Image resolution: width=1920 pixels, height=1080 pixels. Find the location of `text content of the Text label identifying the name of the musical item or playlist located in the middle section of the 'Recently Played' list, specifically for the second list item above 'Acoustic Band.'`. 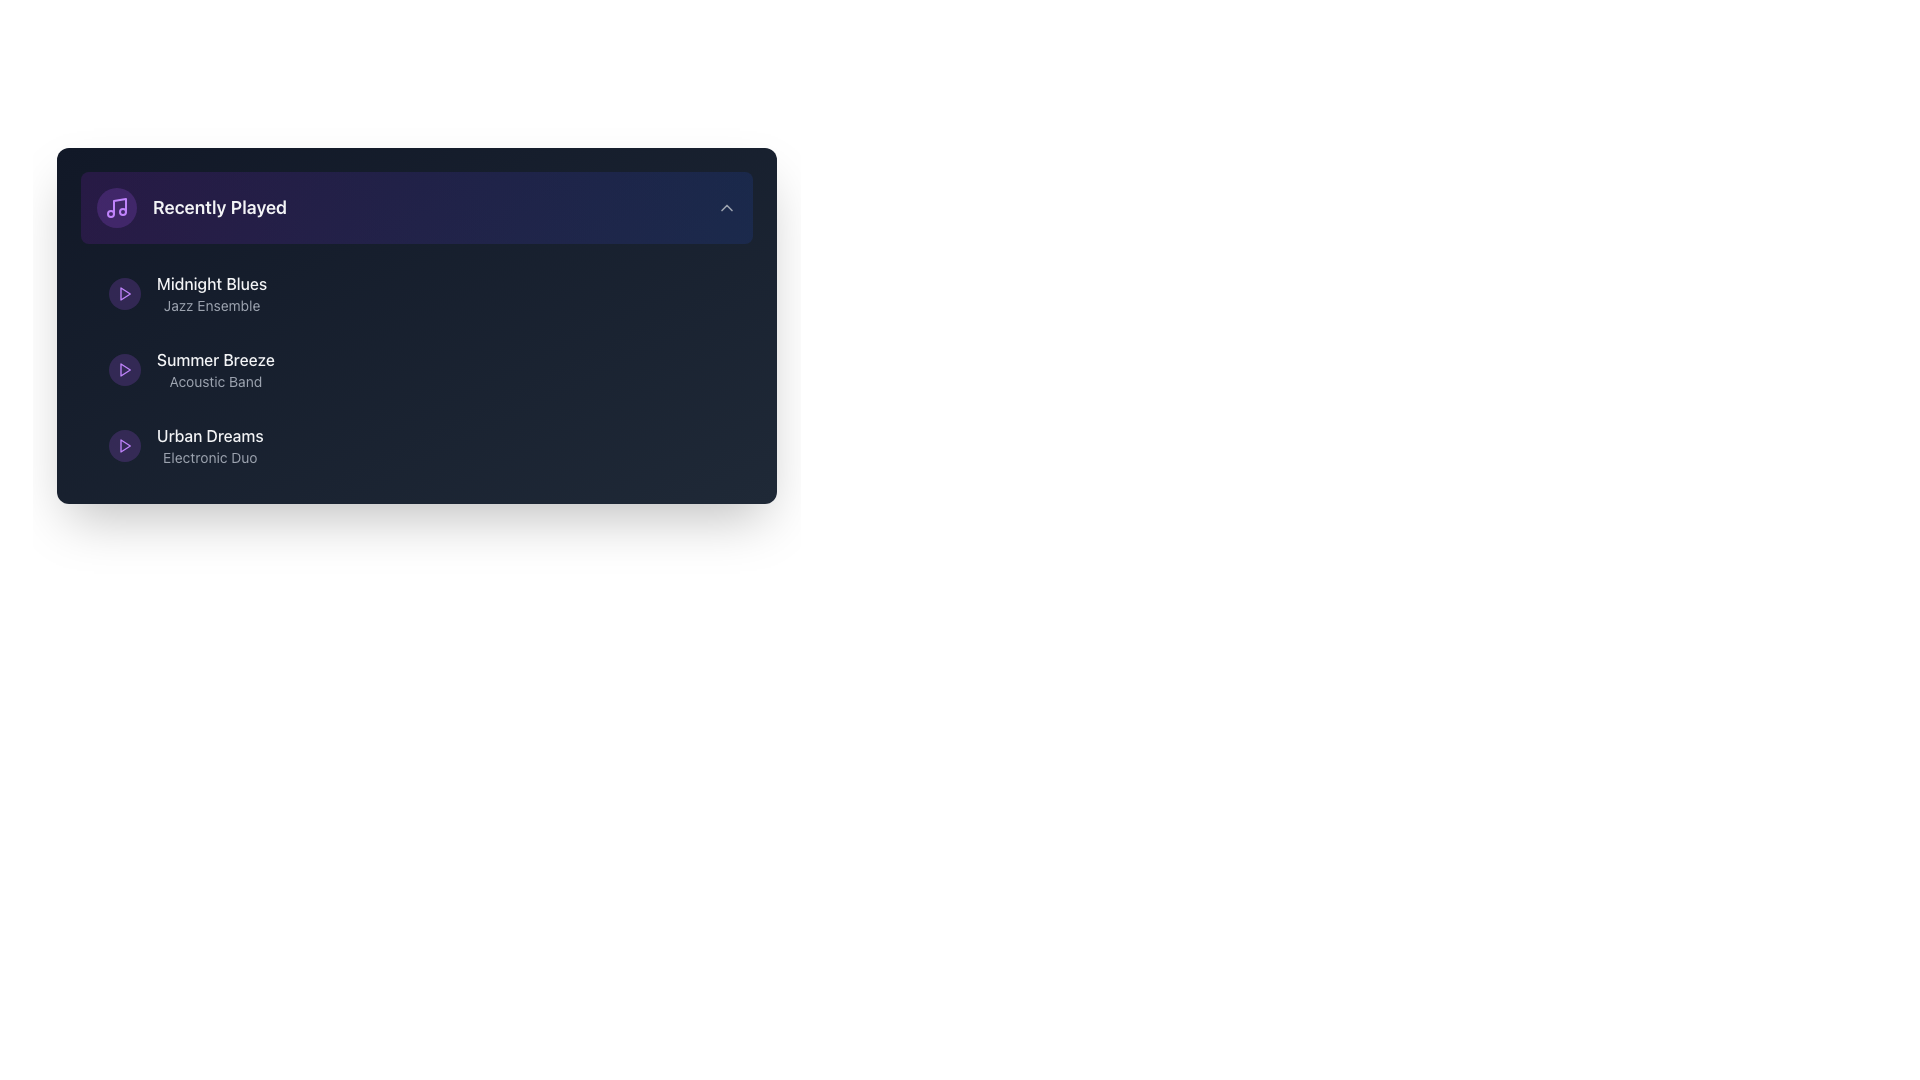

text content of the Text label identifying the name of the musical item or playlist located in the middle section of the 'Recently Played' list, specifically for the second list item above 'Acoustic Band.' is located at coordinates (215, 358).